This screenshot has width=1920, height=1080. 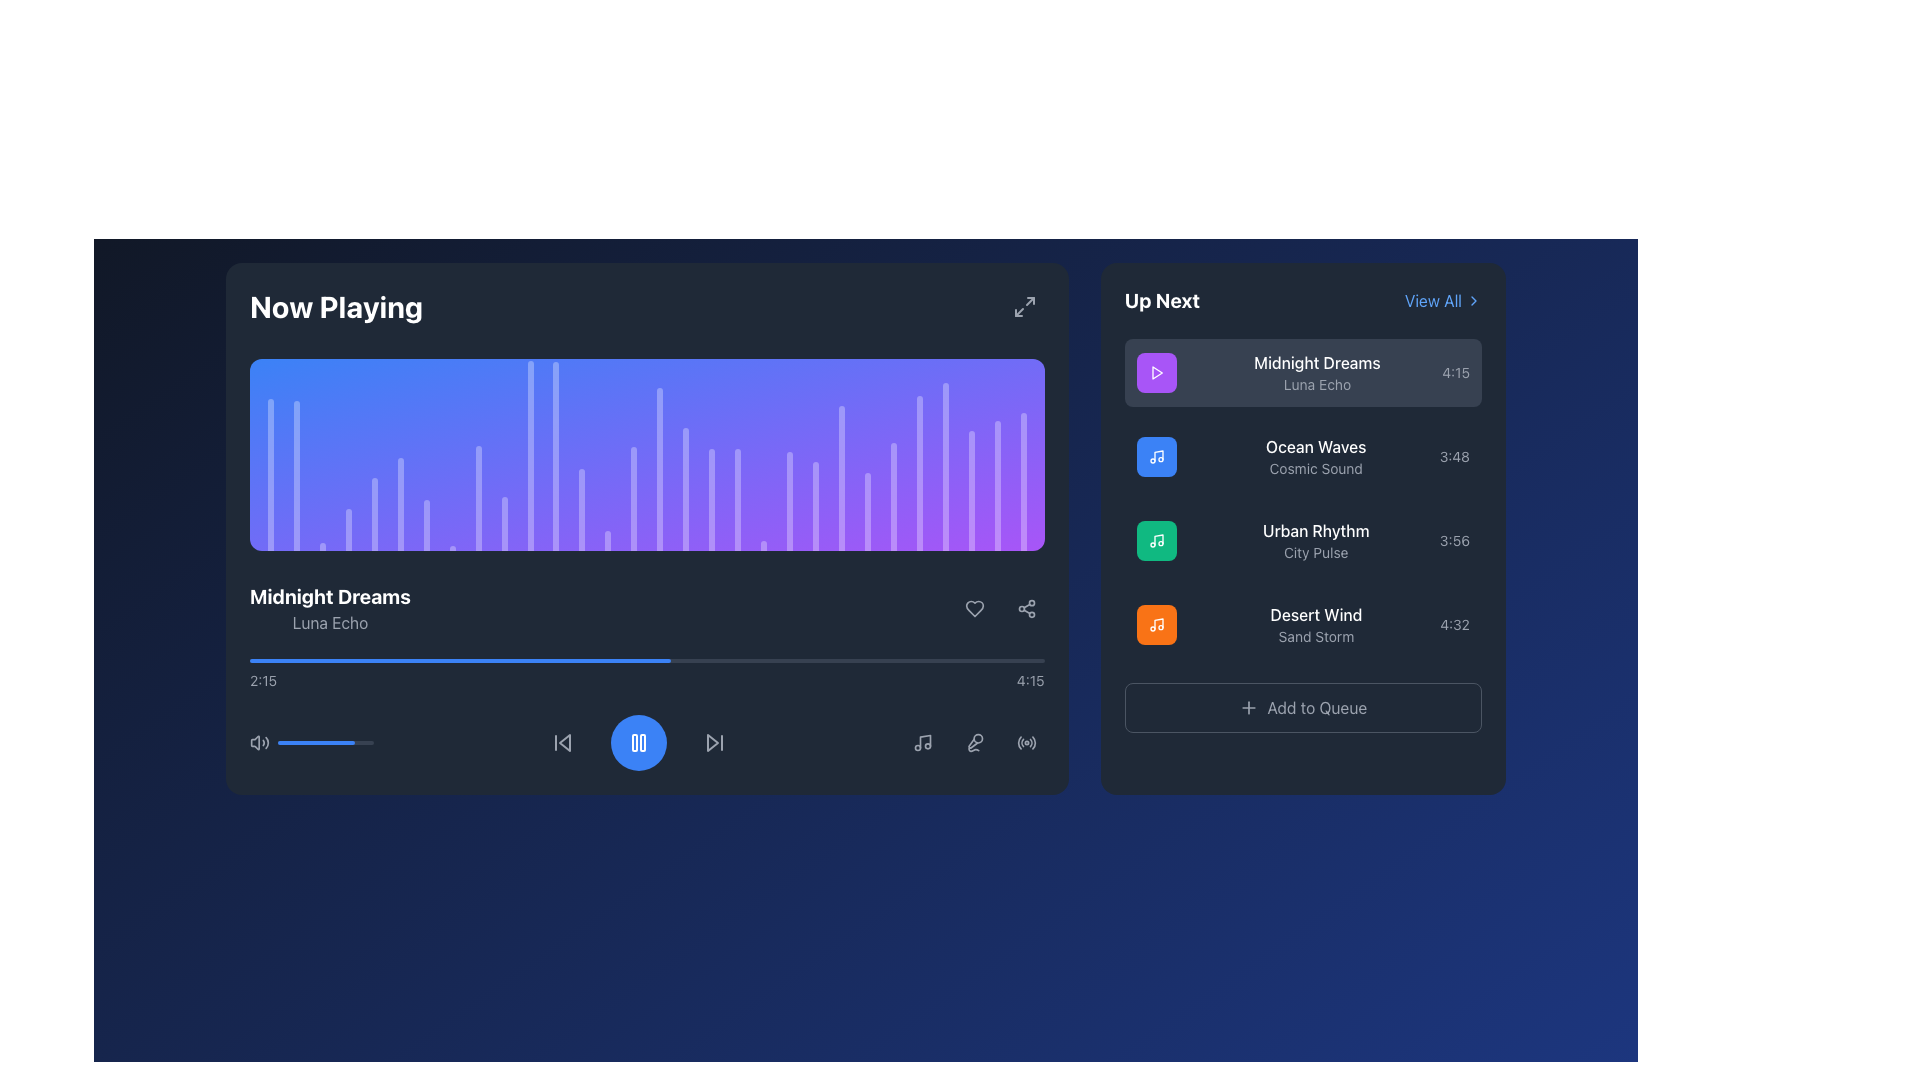 What do you see at coordinates (322, 743) in the screenshot?
I see `the volume` at bounding box center [322, 743].